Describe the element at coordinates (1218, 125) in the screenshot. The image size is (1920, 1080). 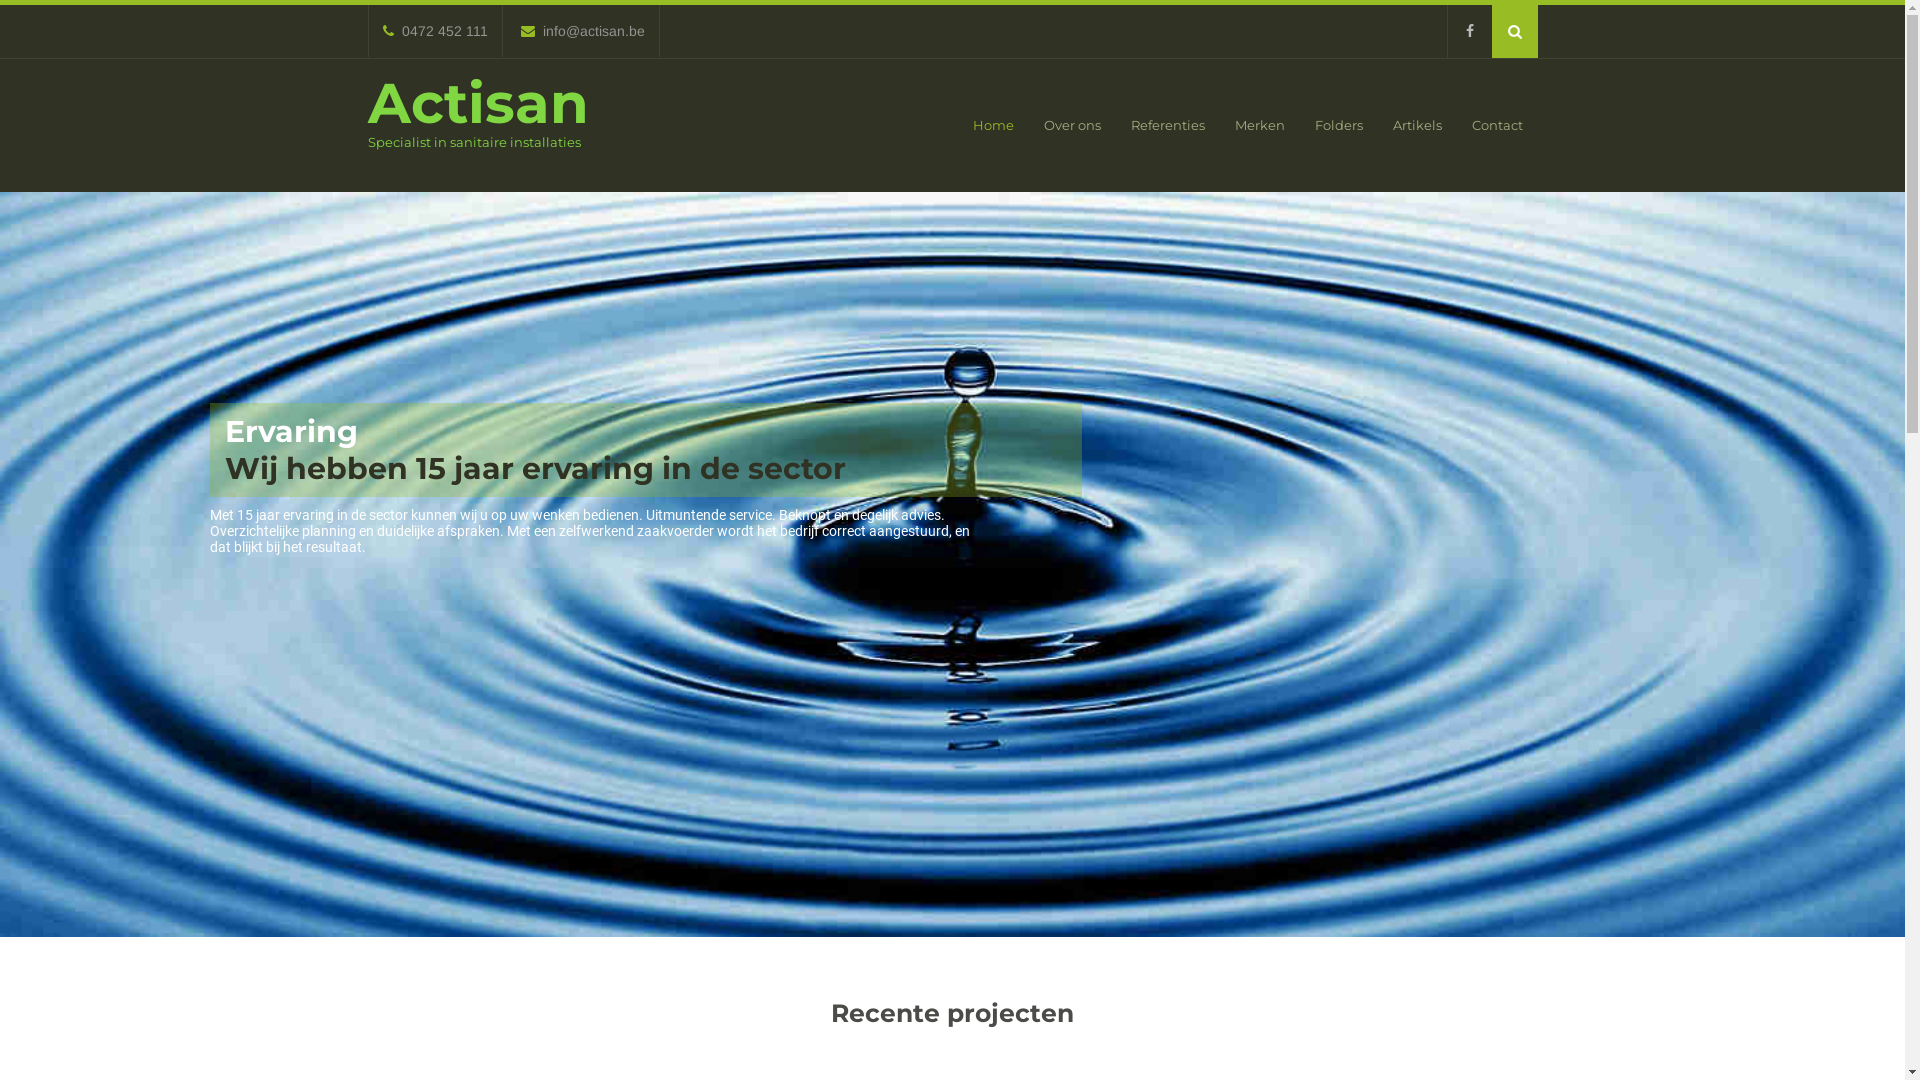
I see `'Merken'` at that location.